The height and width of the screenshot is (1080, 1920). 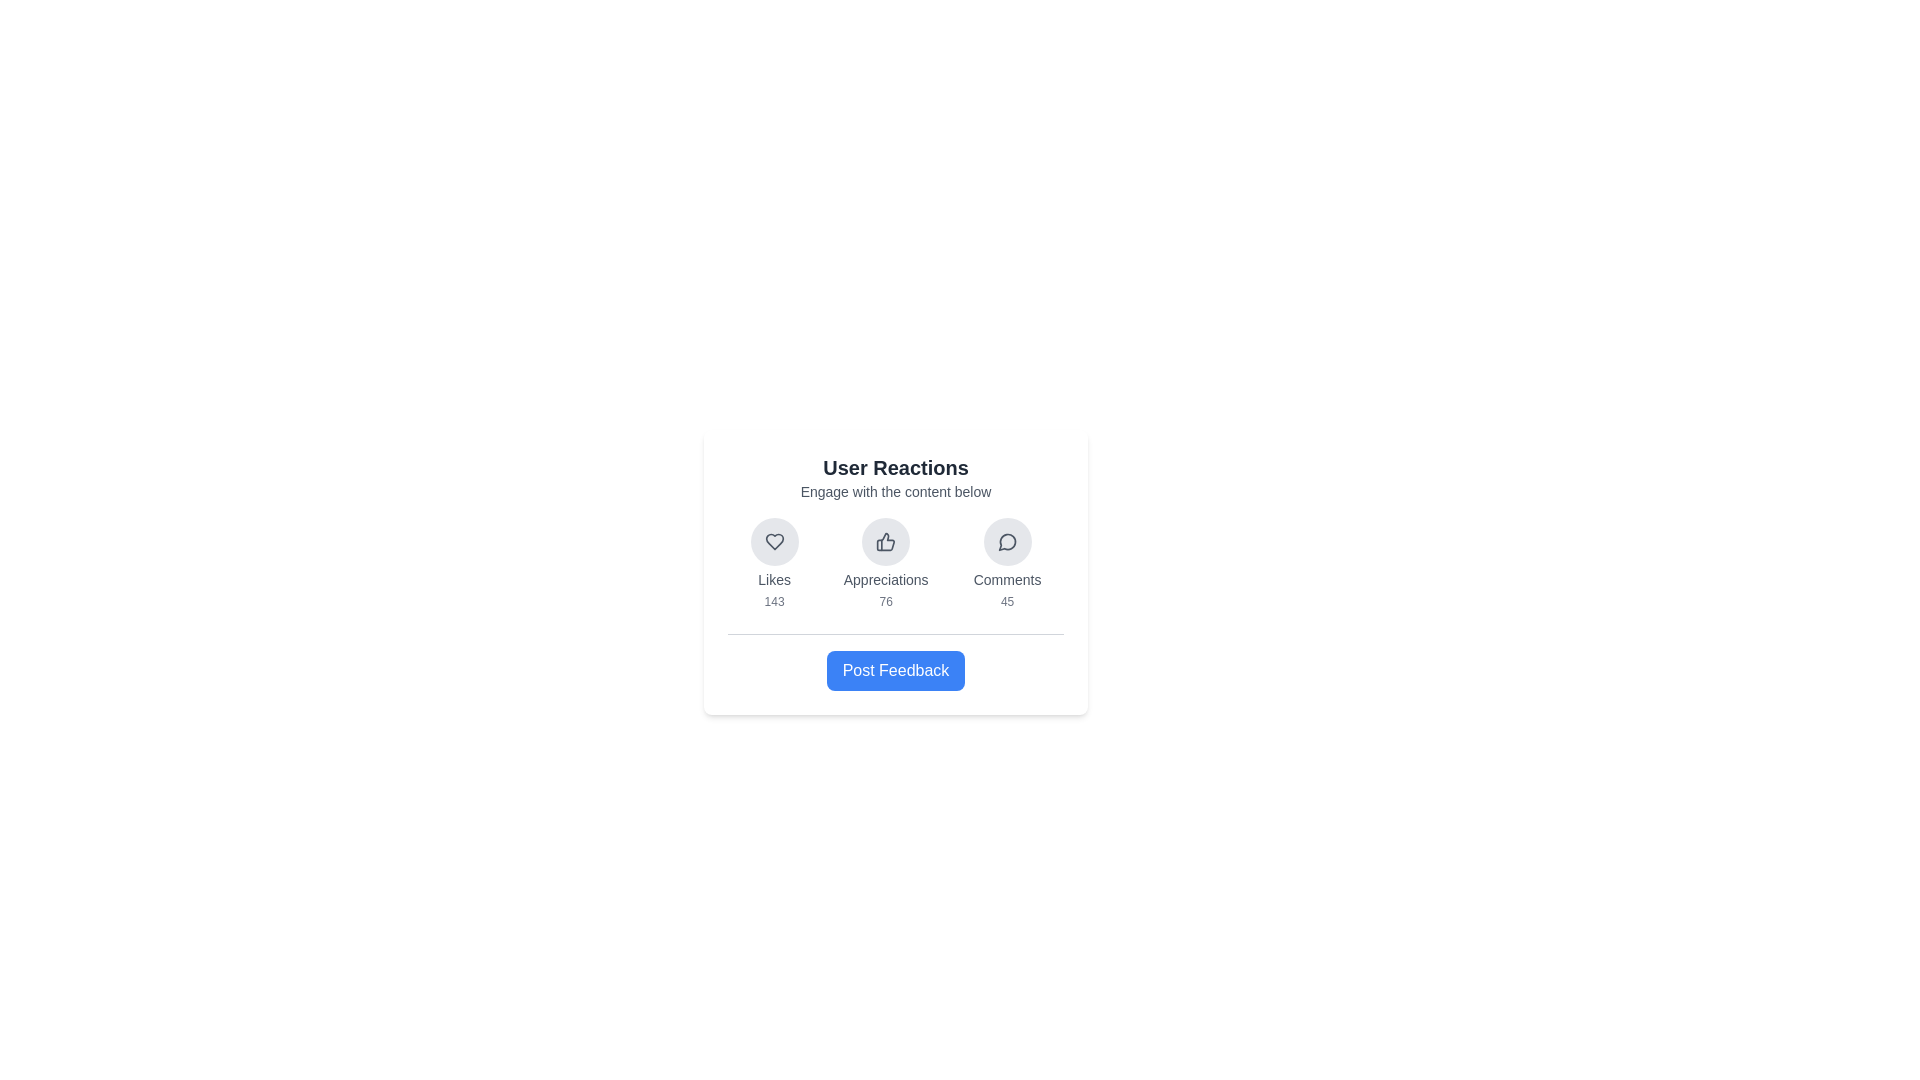 What do you see at coordinates (895, 572) in the screenshot?
I see `the 'Appreciations' reaction option` at bounding box center [895, 572].